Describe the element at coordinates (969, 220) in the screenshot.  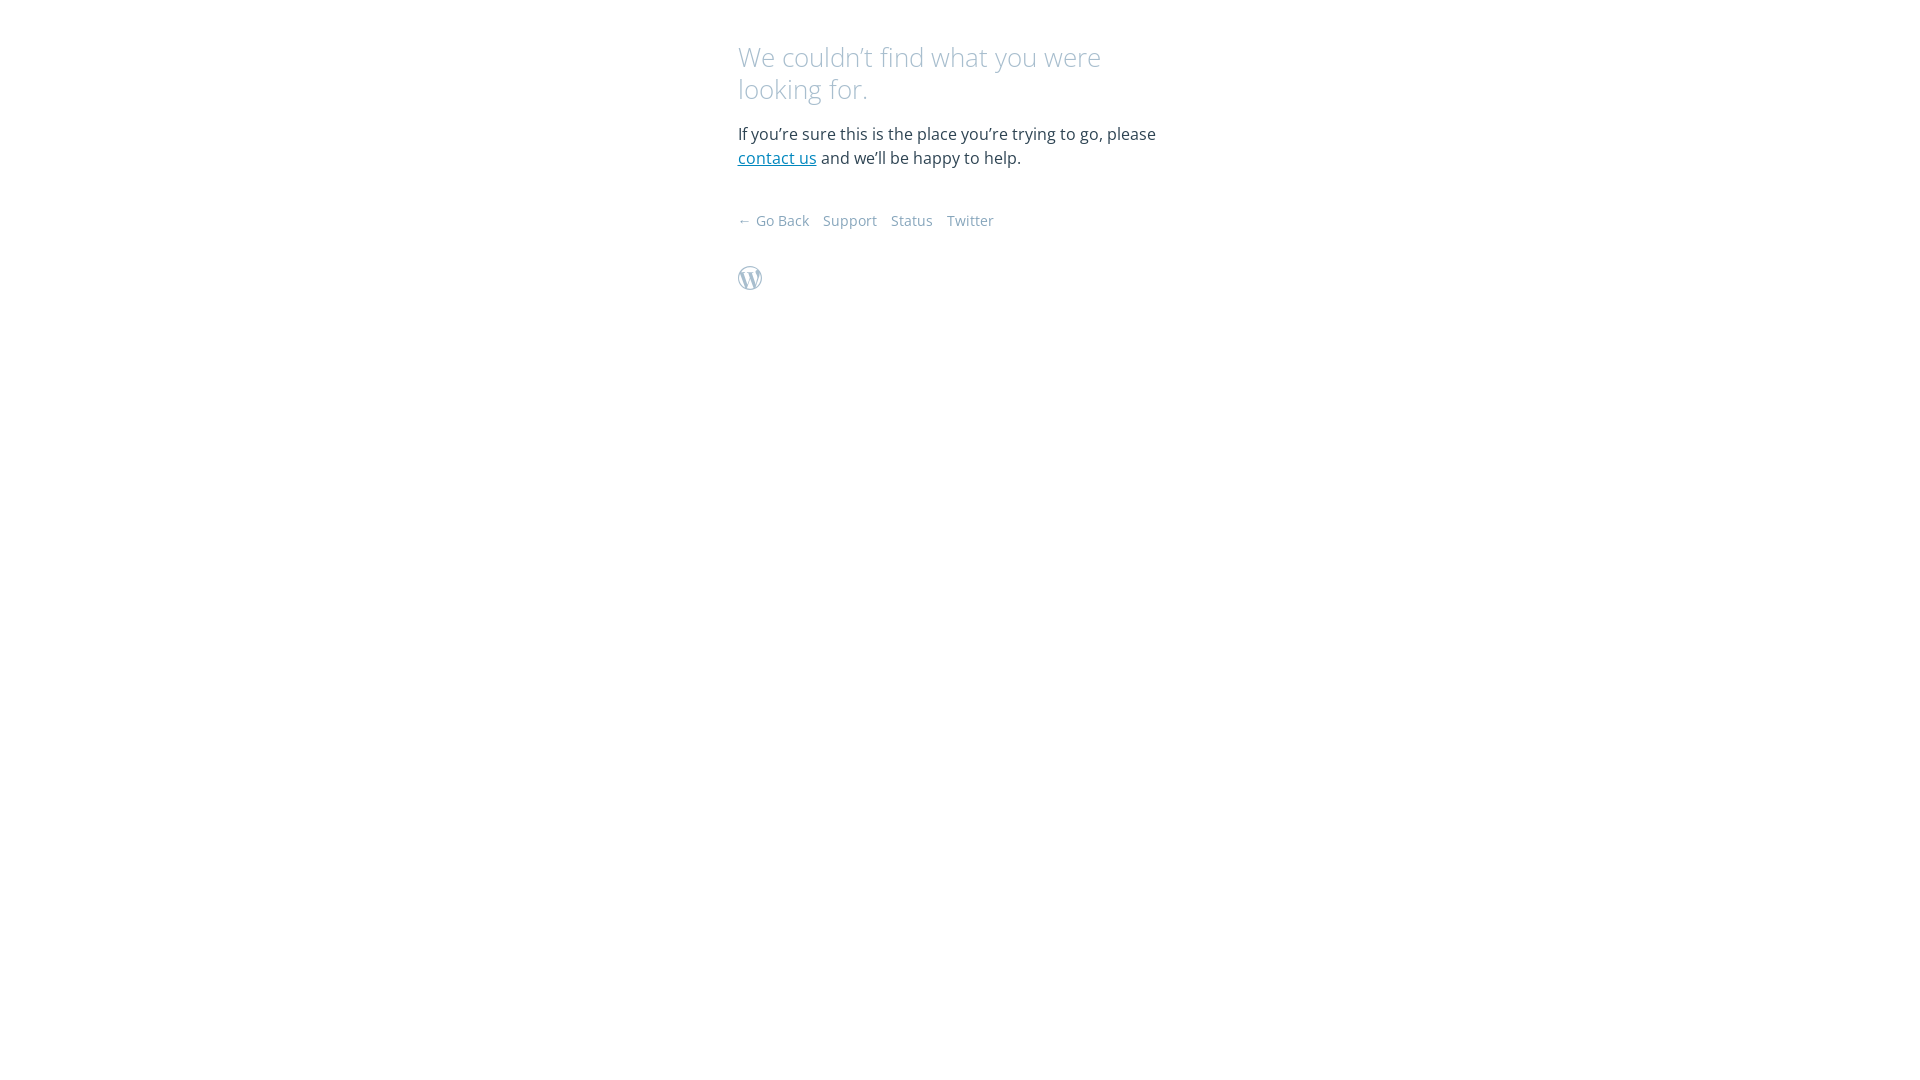
I see `'Twitter'` at that location.